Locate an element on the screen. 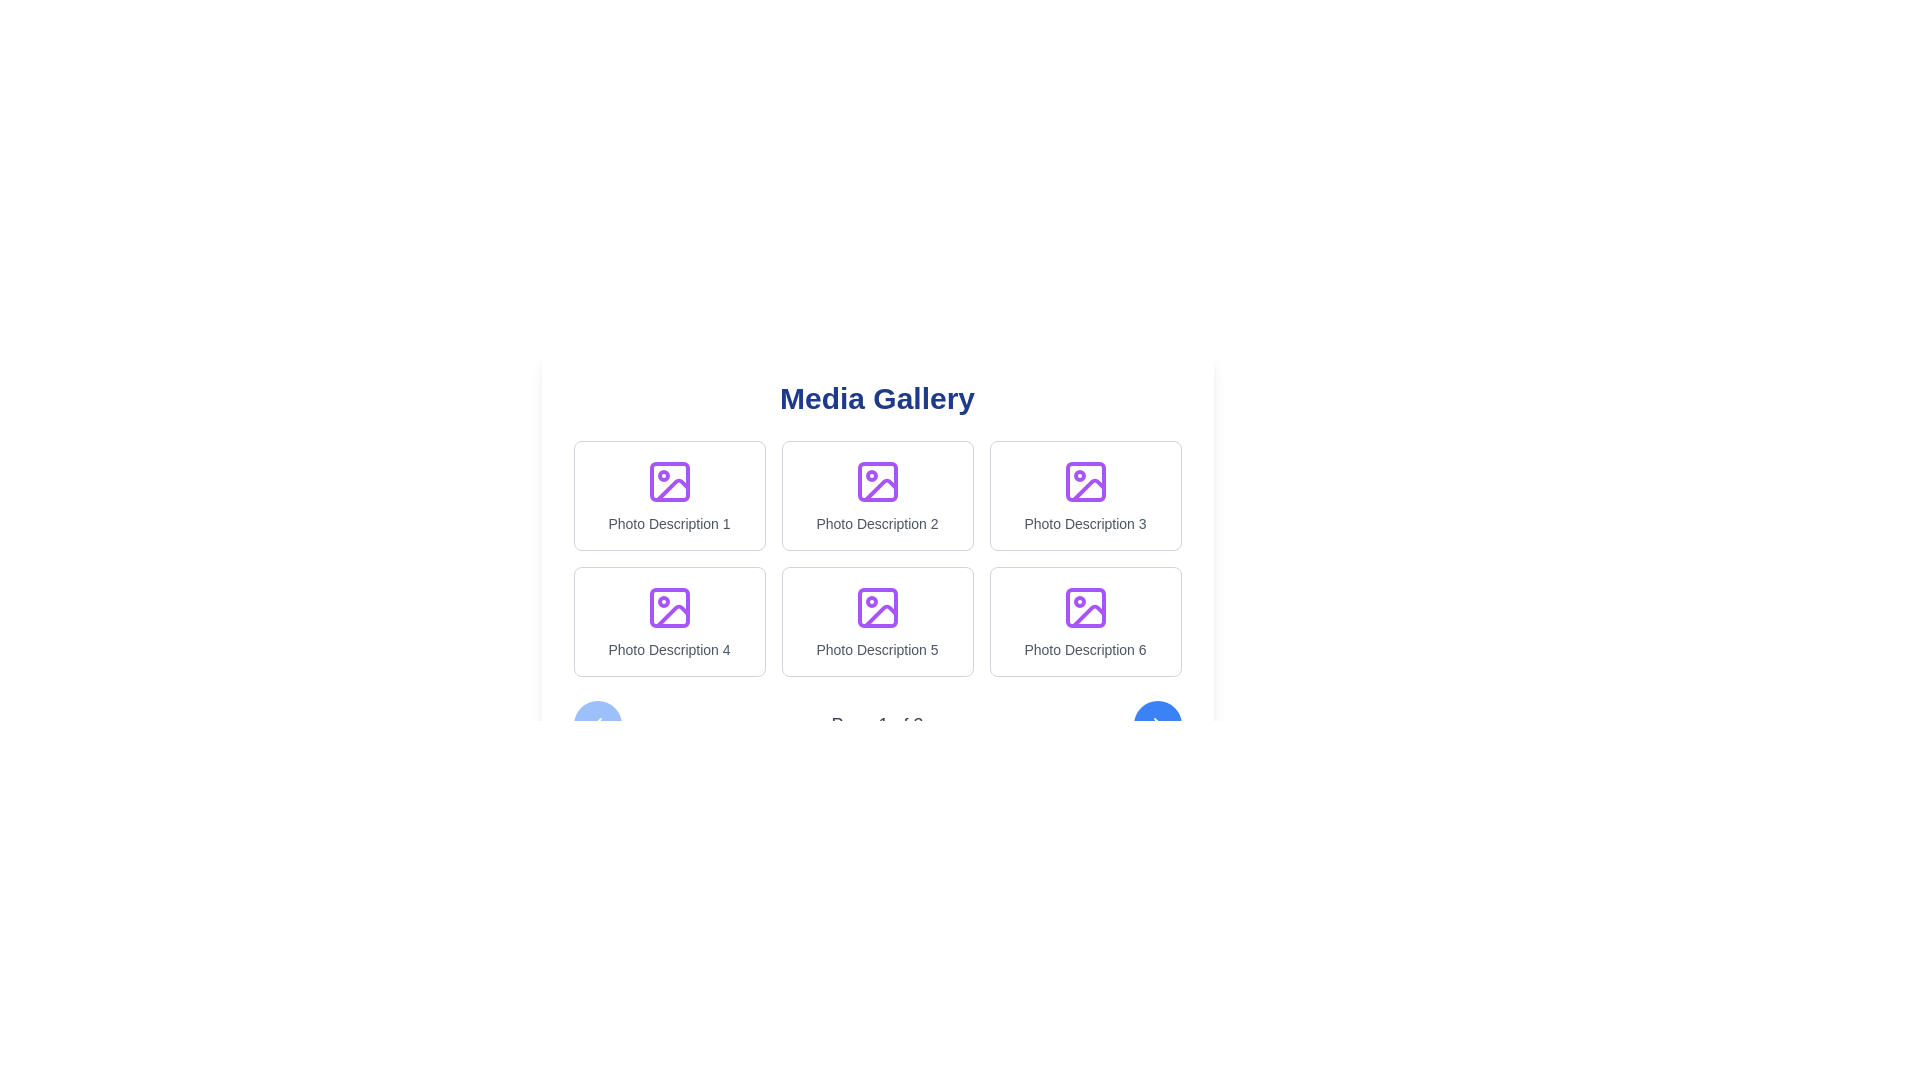  the icon representing the image or photo placeholder located in the second row and first column of the grid, aligned with 'Photo Description 4' in the 'Media Gallery' section is located at coordinates (669, 607).